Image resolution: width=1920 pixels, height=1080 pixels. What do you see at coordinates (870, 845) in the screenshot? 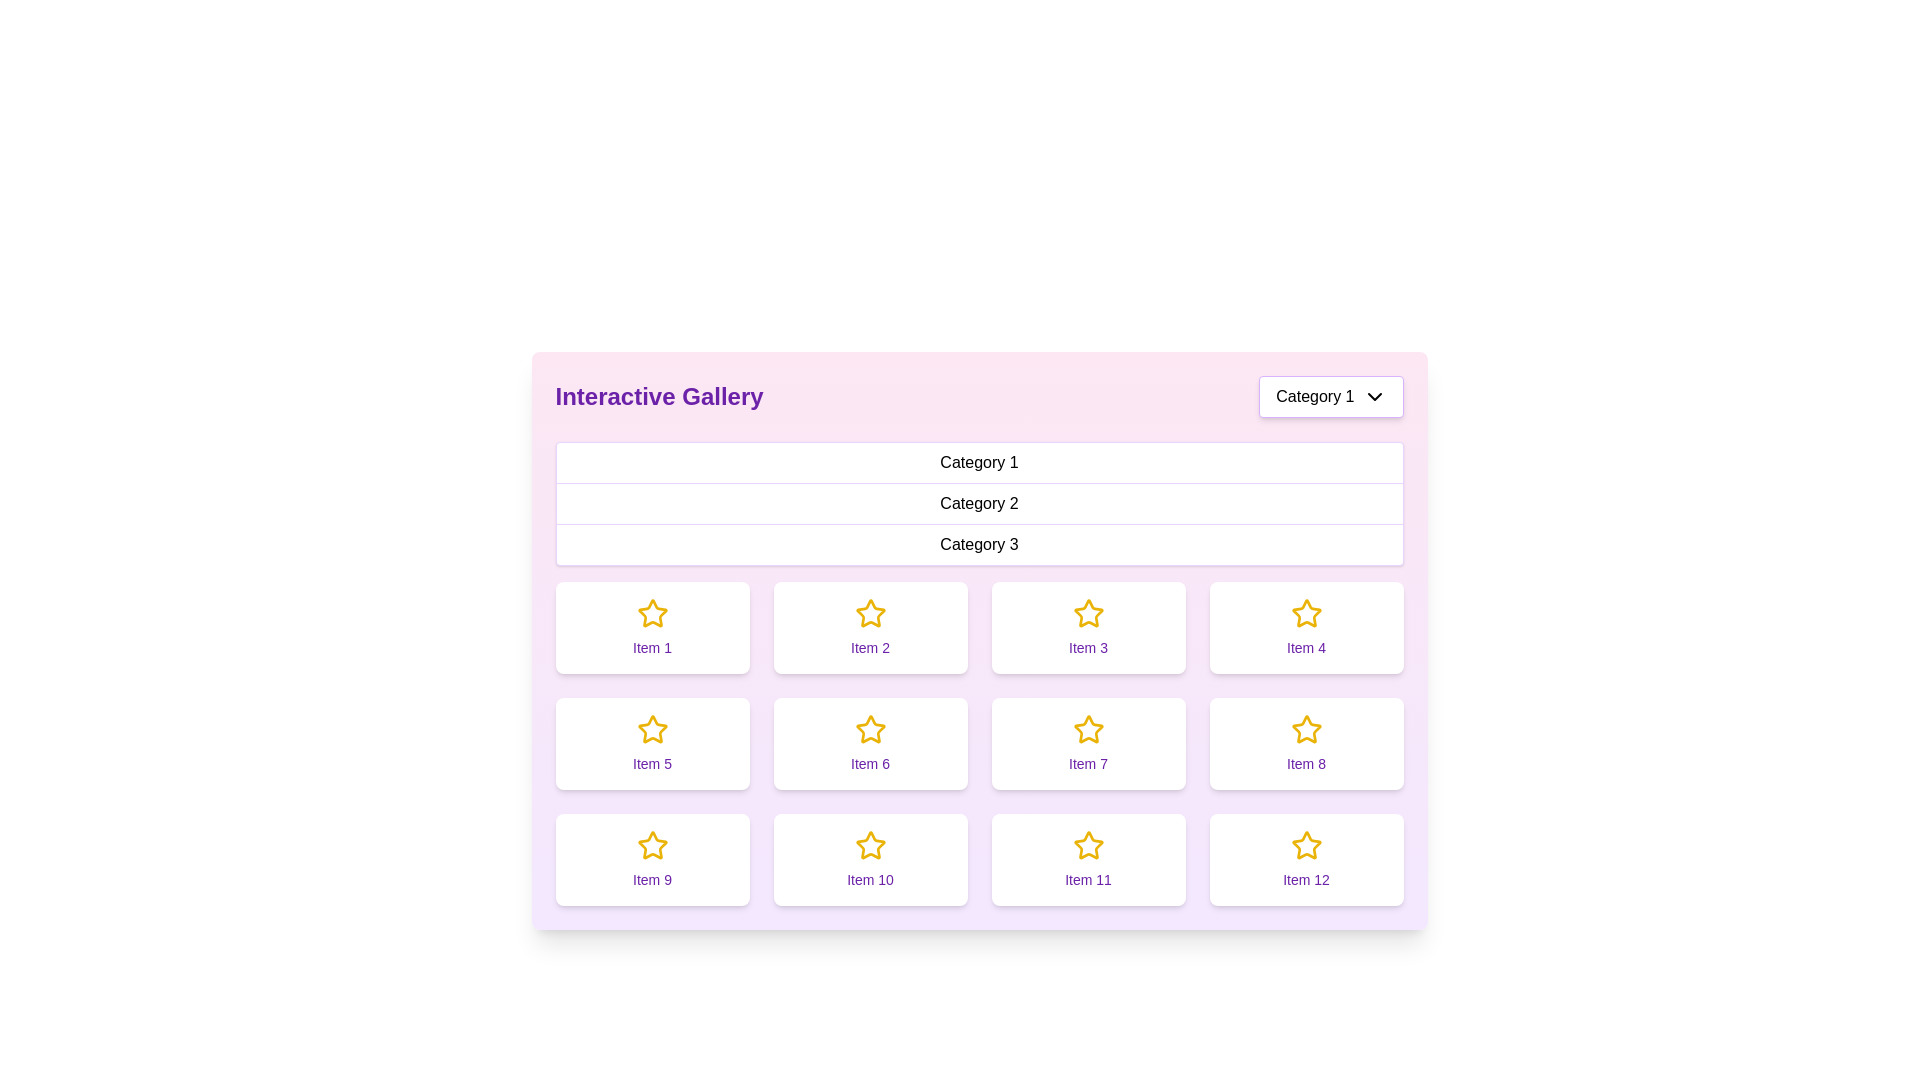
I see `the star icon in the fifth column of the third row, associated with 'Item 10', to rate or mark it` at bounding box center [870, 845].